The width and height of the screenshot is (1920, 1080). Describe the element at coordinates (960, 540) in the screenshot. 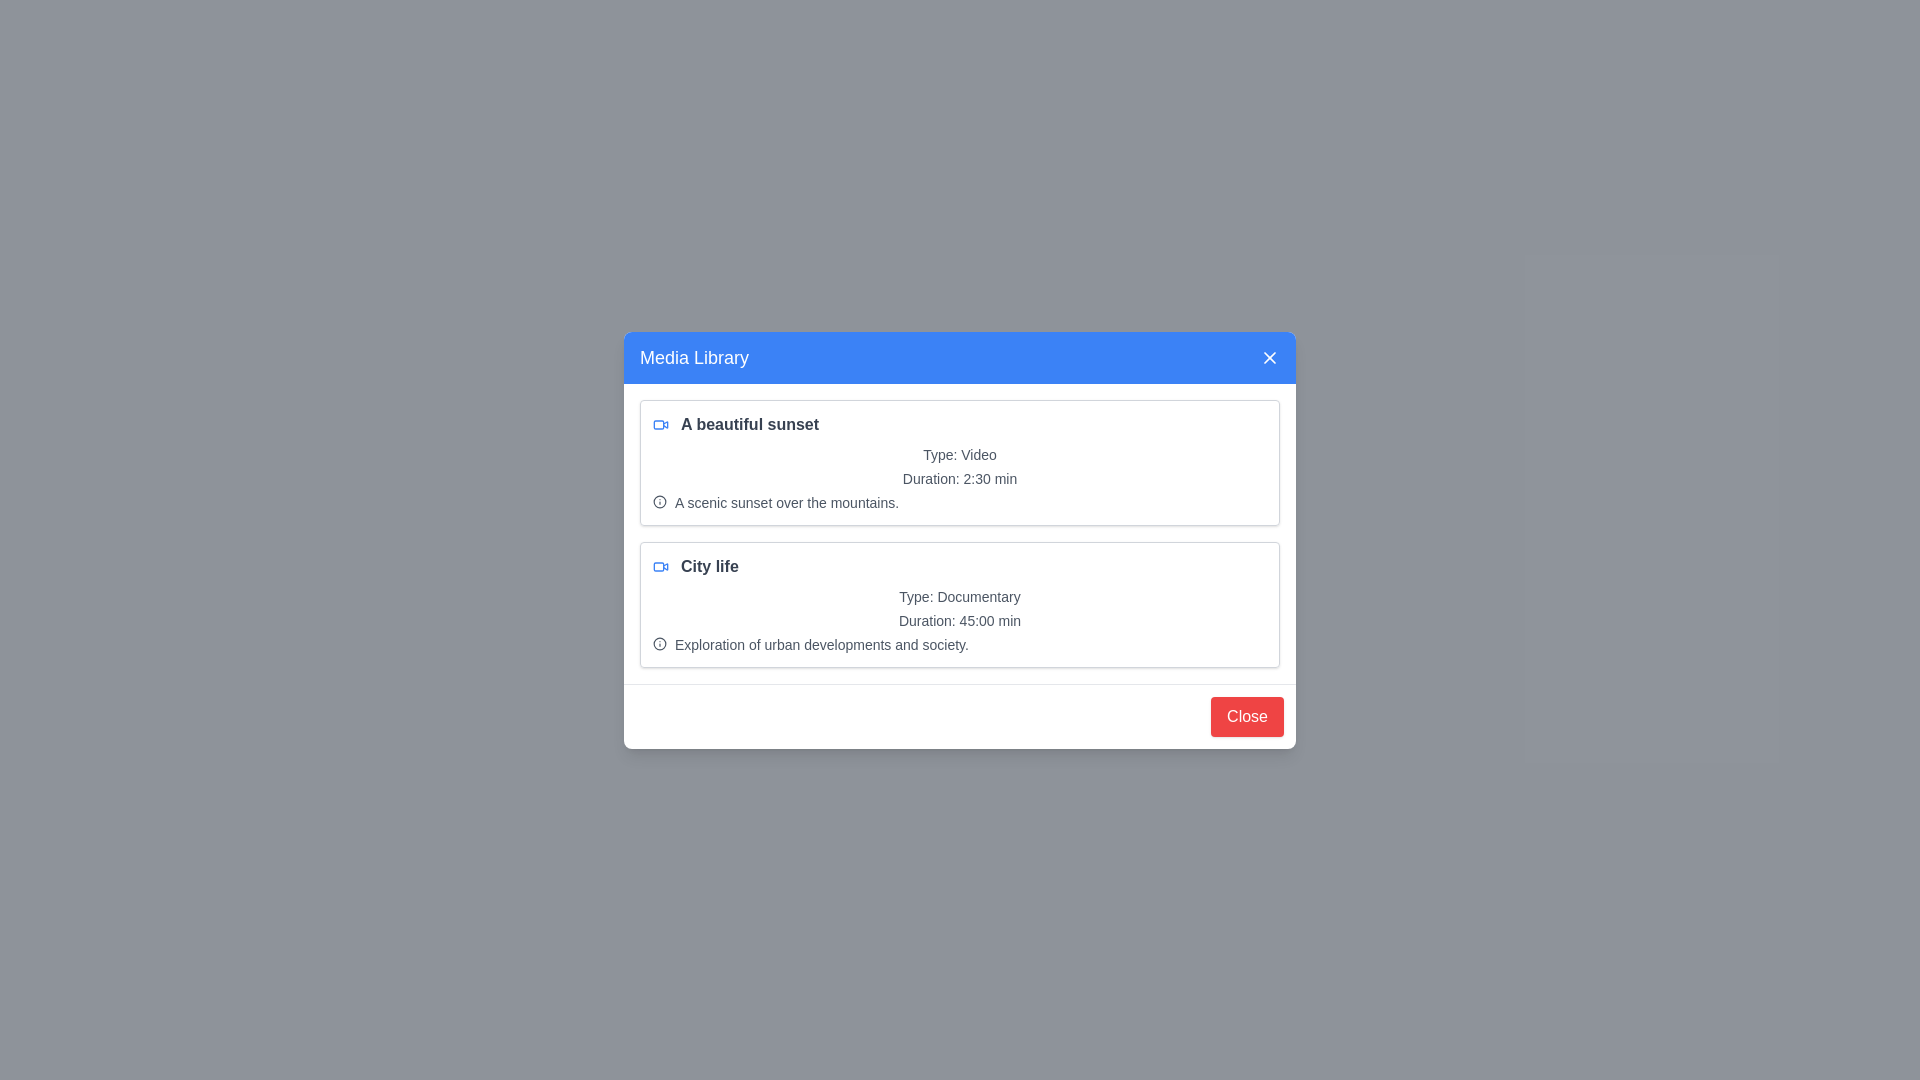

I see `the media card displayed in the modal dialog labeled 'A beautiful sunset' or 'City life' to interact with their content` at that location.